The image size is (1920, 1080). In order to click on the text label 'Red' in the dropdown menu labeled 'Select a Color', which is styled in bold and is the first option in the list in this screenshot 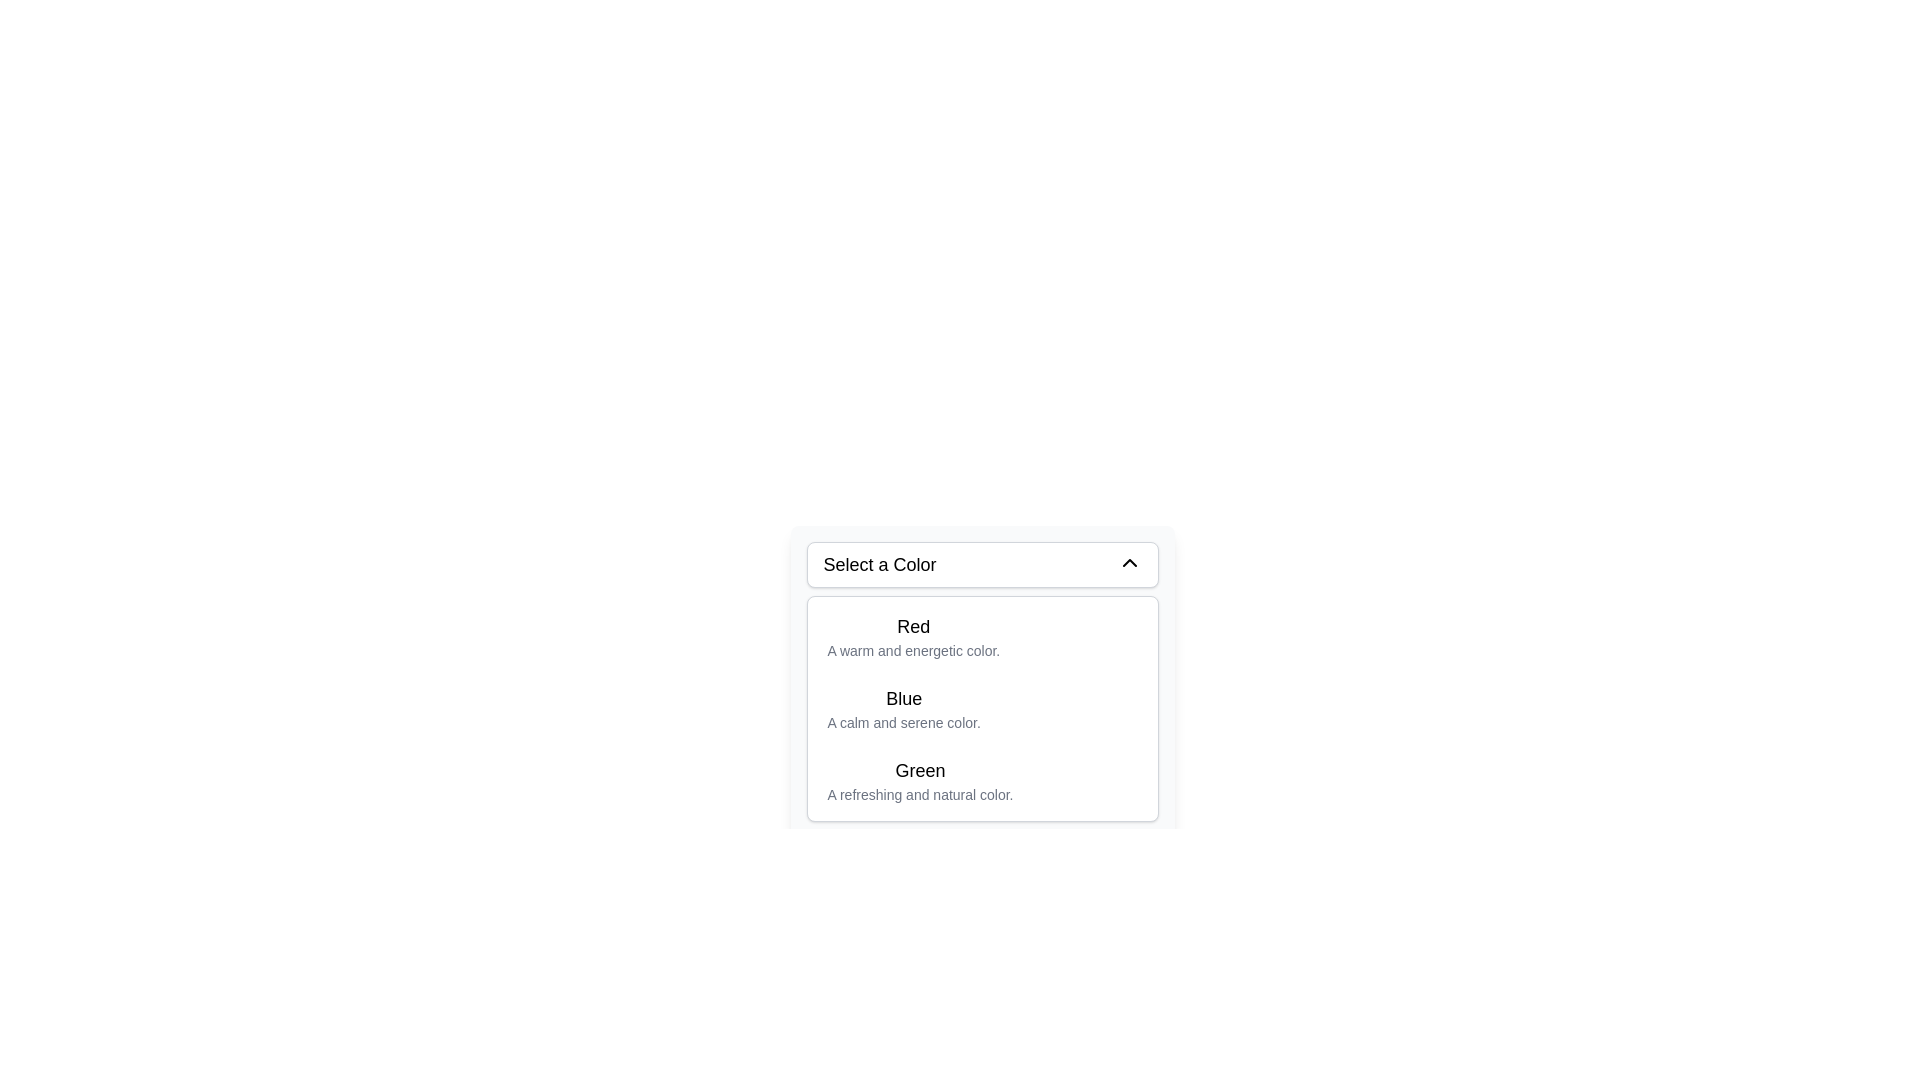, I will do `click(912, 626)`.